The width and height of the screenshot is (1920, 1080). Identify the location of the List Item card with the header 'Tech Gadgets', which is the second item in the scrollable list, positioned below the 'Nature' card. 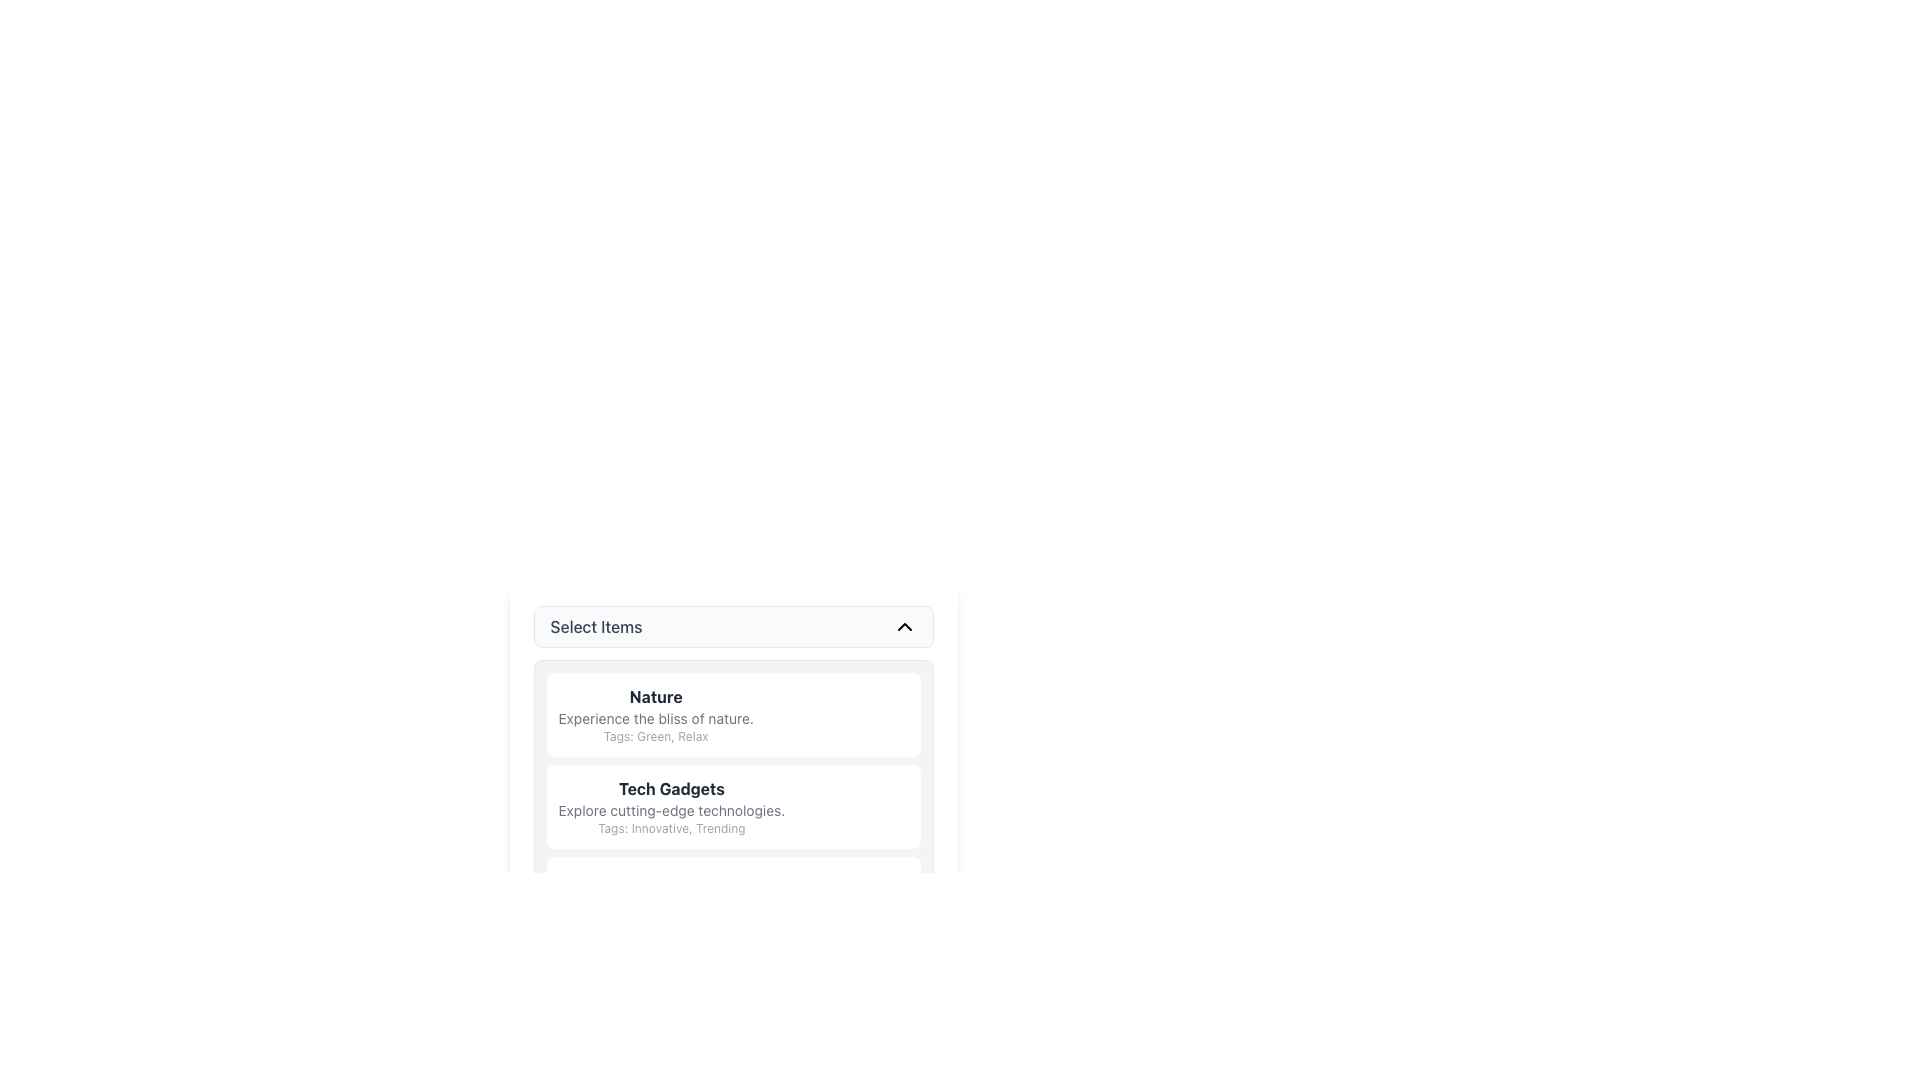
(732, 805).